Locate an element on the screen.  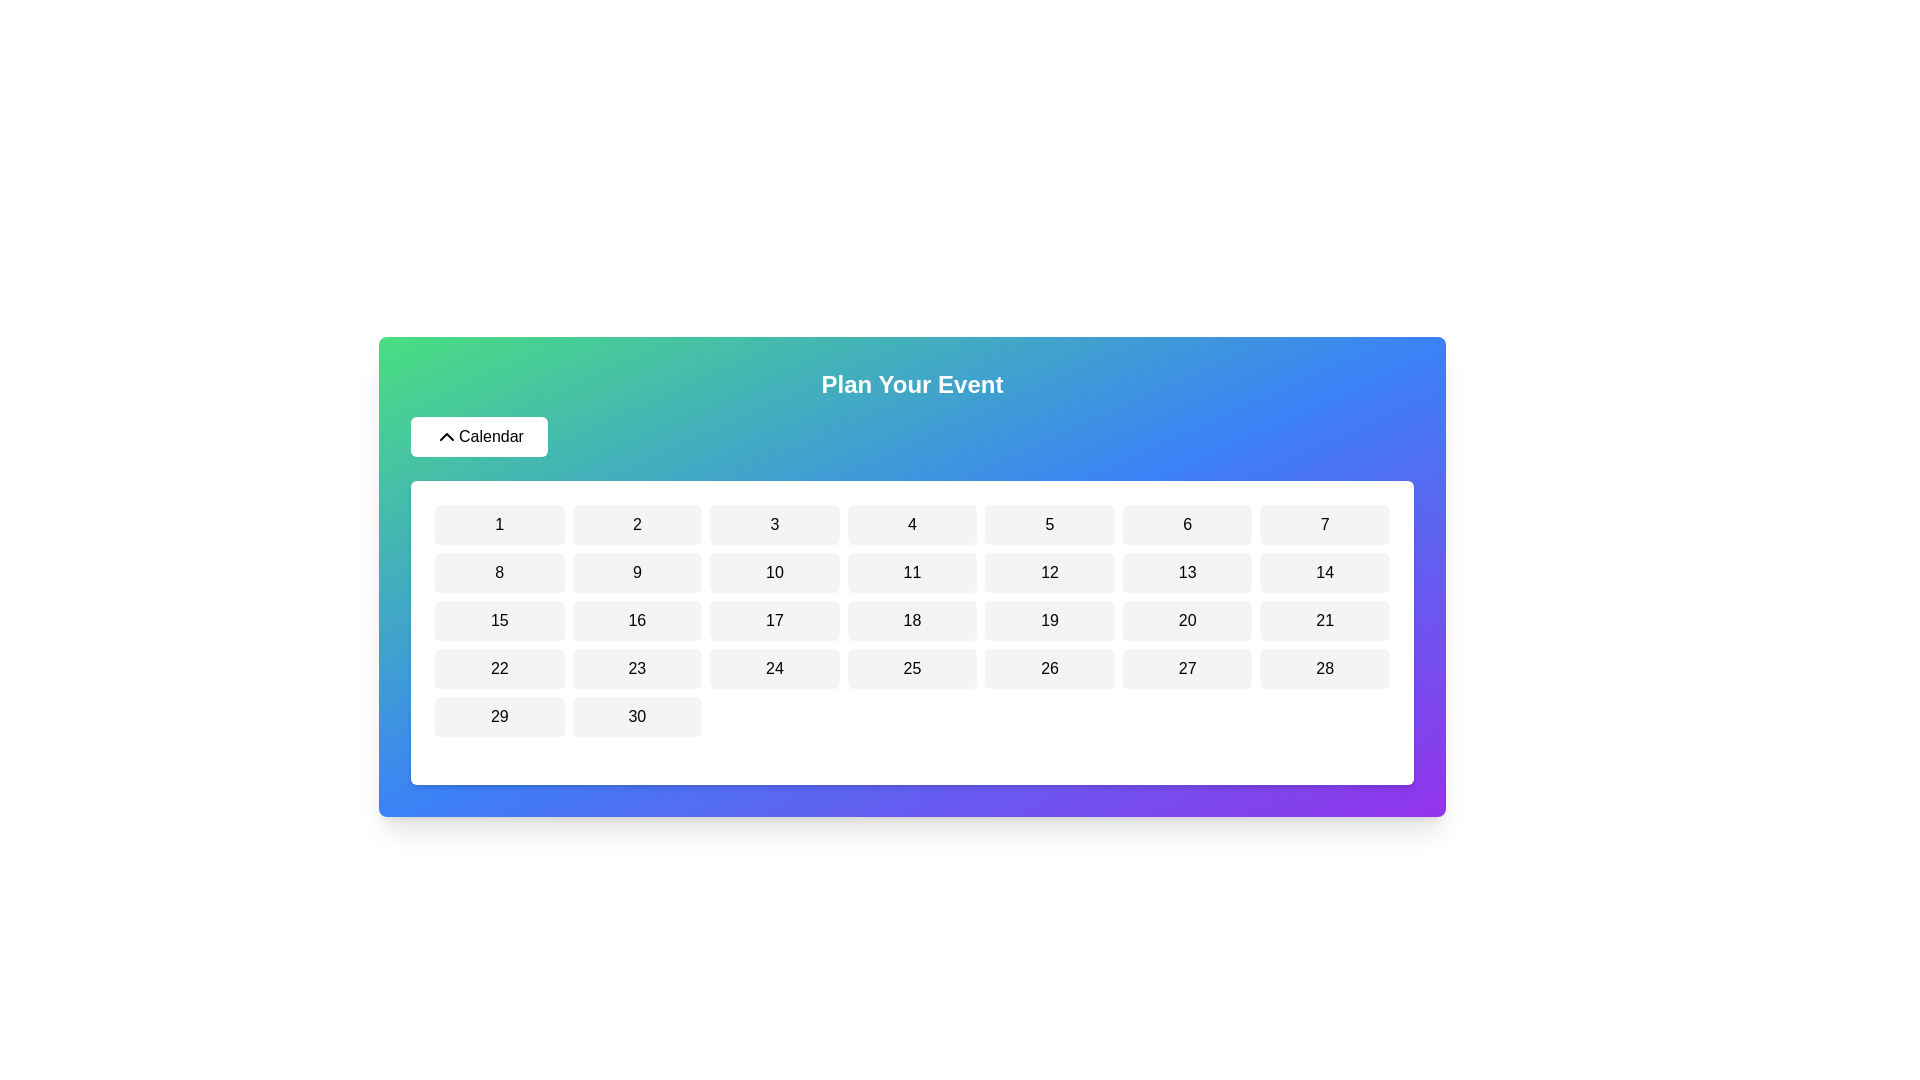
the button representing the number 4 in the calendar layout is located at coordinates (911, 523).